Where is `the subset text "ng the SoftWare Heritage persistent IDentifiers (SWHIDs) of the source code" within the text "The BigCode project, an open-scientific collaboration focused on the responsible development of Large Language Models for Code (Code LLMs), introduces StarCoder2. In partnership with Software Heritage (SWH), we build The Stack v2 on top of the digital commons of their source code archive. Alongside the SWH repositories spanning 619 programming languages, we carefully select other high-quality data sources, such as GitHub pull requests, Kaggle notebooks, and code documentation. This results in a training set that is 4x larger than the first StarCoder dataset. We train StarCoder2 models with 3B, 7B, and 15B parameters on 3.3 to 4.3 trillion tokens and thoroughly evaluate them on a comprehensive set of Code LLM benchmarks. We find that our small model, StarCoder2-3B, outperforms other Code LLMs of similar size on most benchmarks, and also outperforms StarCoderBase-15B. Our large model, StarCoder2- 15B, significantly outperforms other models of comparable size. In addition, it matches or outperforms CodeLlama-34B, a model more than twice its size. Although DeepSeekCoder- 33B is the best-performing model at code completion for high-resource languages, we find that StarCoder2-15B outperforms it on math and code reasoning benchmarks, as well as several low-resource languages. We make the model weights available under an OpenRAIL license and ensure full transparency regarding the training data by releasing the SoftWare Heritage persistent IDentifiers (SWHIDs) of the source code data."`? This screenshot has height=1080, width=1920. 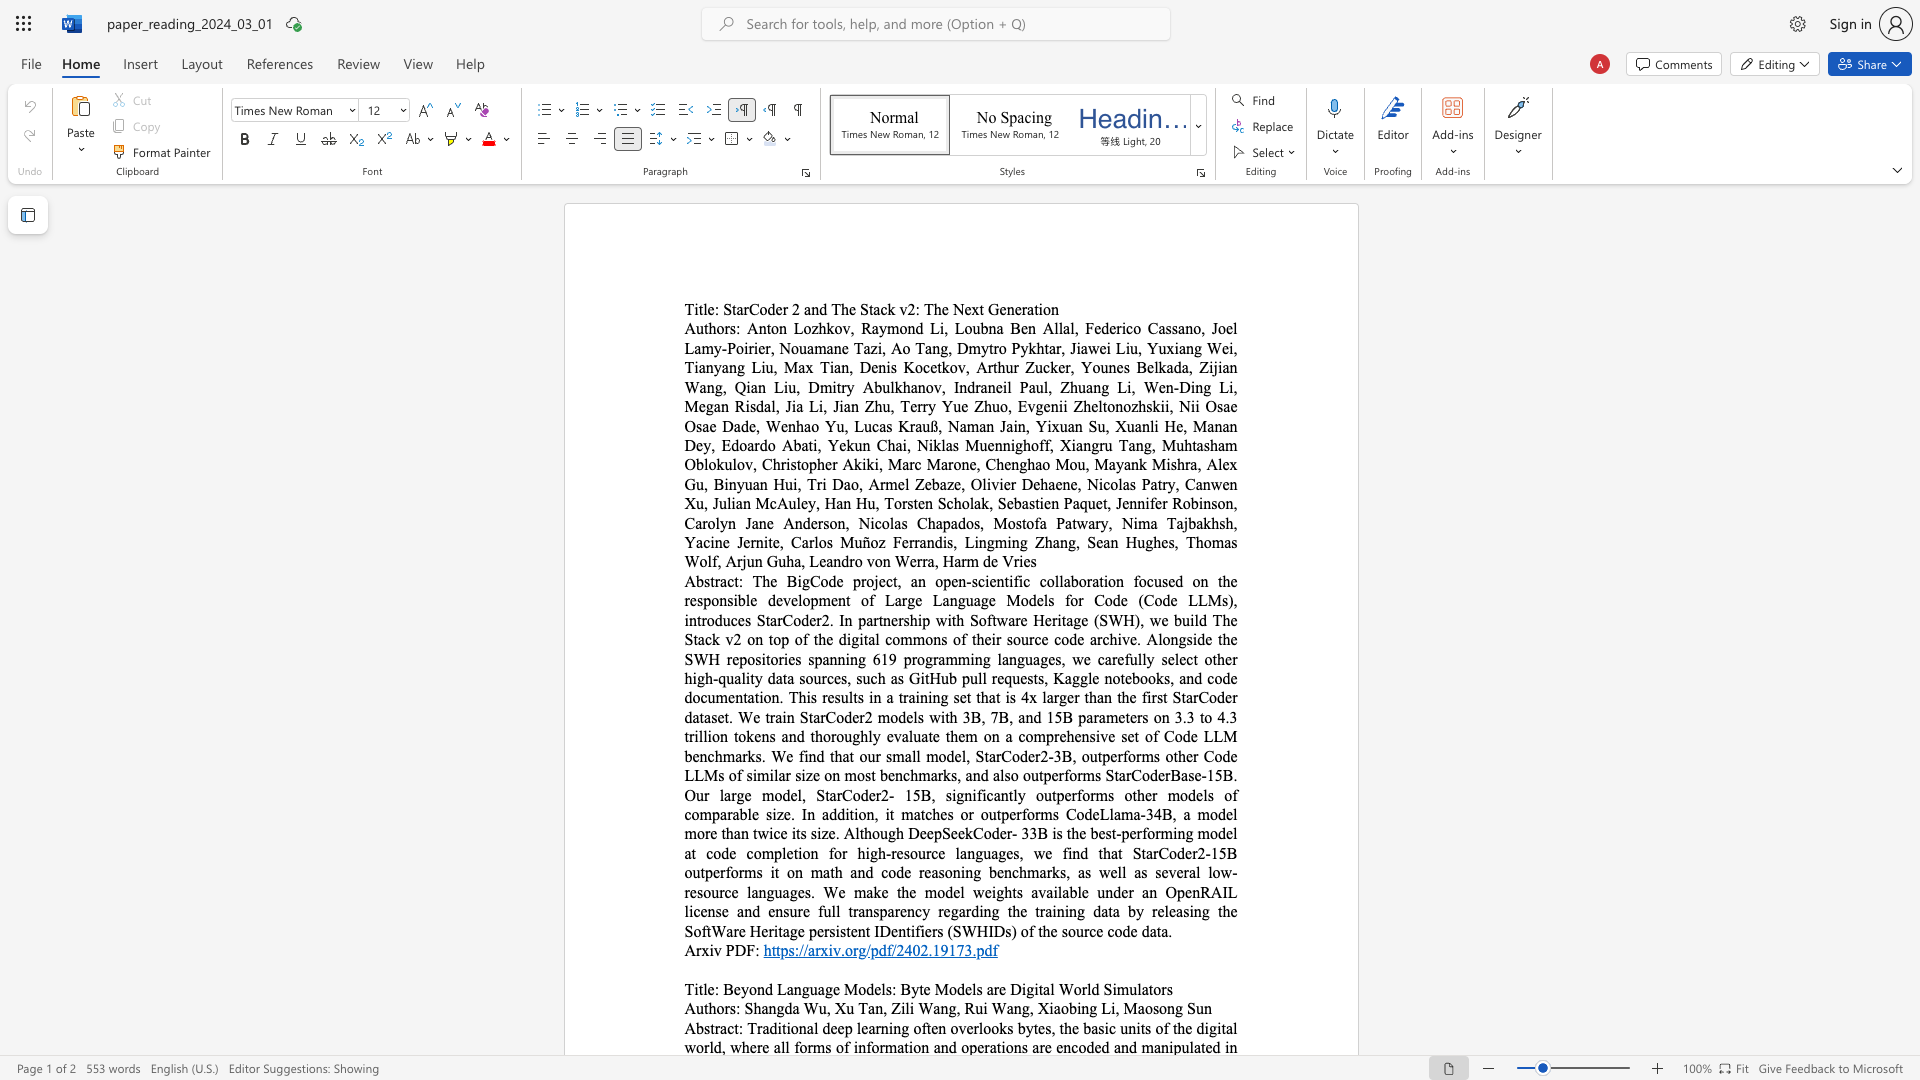 the subset text "ng the SoftWare Heritage persistent IDentifiers (SWHIDs) of the source code" within the text "The BigCode project, an open-scientific collaboration focused on the responsible development of Large Language Models for Code (Code LLMs), introduces StarCoder2. In partnership with Software Heritage (SWH), we build The Stack v2 on top of the digital commons of their source code archive. Alongside the SWH repositories spanning 619 programming languages, we carefully select other high-quality data sources, such as GitHub pull requests, Kaggle notebooks, and code documentation. This results in a training set that is 4x larger than the first StarCoder dataset. We train StarCoder2 models with 3B, 7B, and 15B parameters on 3.3 to 4.3 trillion tokens and thoroughly evaluate them on a comprehensive set of Code LLM benchmarks. We find that our small model, StarCoder2-3B, outperforms other Code LLMs of similar size on most benchmarks, and also outperforms StarCoderBase-15B. Our large model, StarCoder2- 15B, significantly outperforms other models of comparable size. In addition, it matches or outperforms CodeLlama-34B, a model more than twice its size. Although DeepSeekCoder- 33B is the best-performing model at code completion for high-resource languages, we find that StarCoder2-15B outperforms it on math and code reasoning benchmarks, as well as several low-resource languages. We make the model weights available under an OpenRAIL license and ensure full transparency regarding the training data by releasing the SoftWare Heritage persistent IDentifiers (SWHIDs) of the source code data." is located at coordinates (1193, 911).